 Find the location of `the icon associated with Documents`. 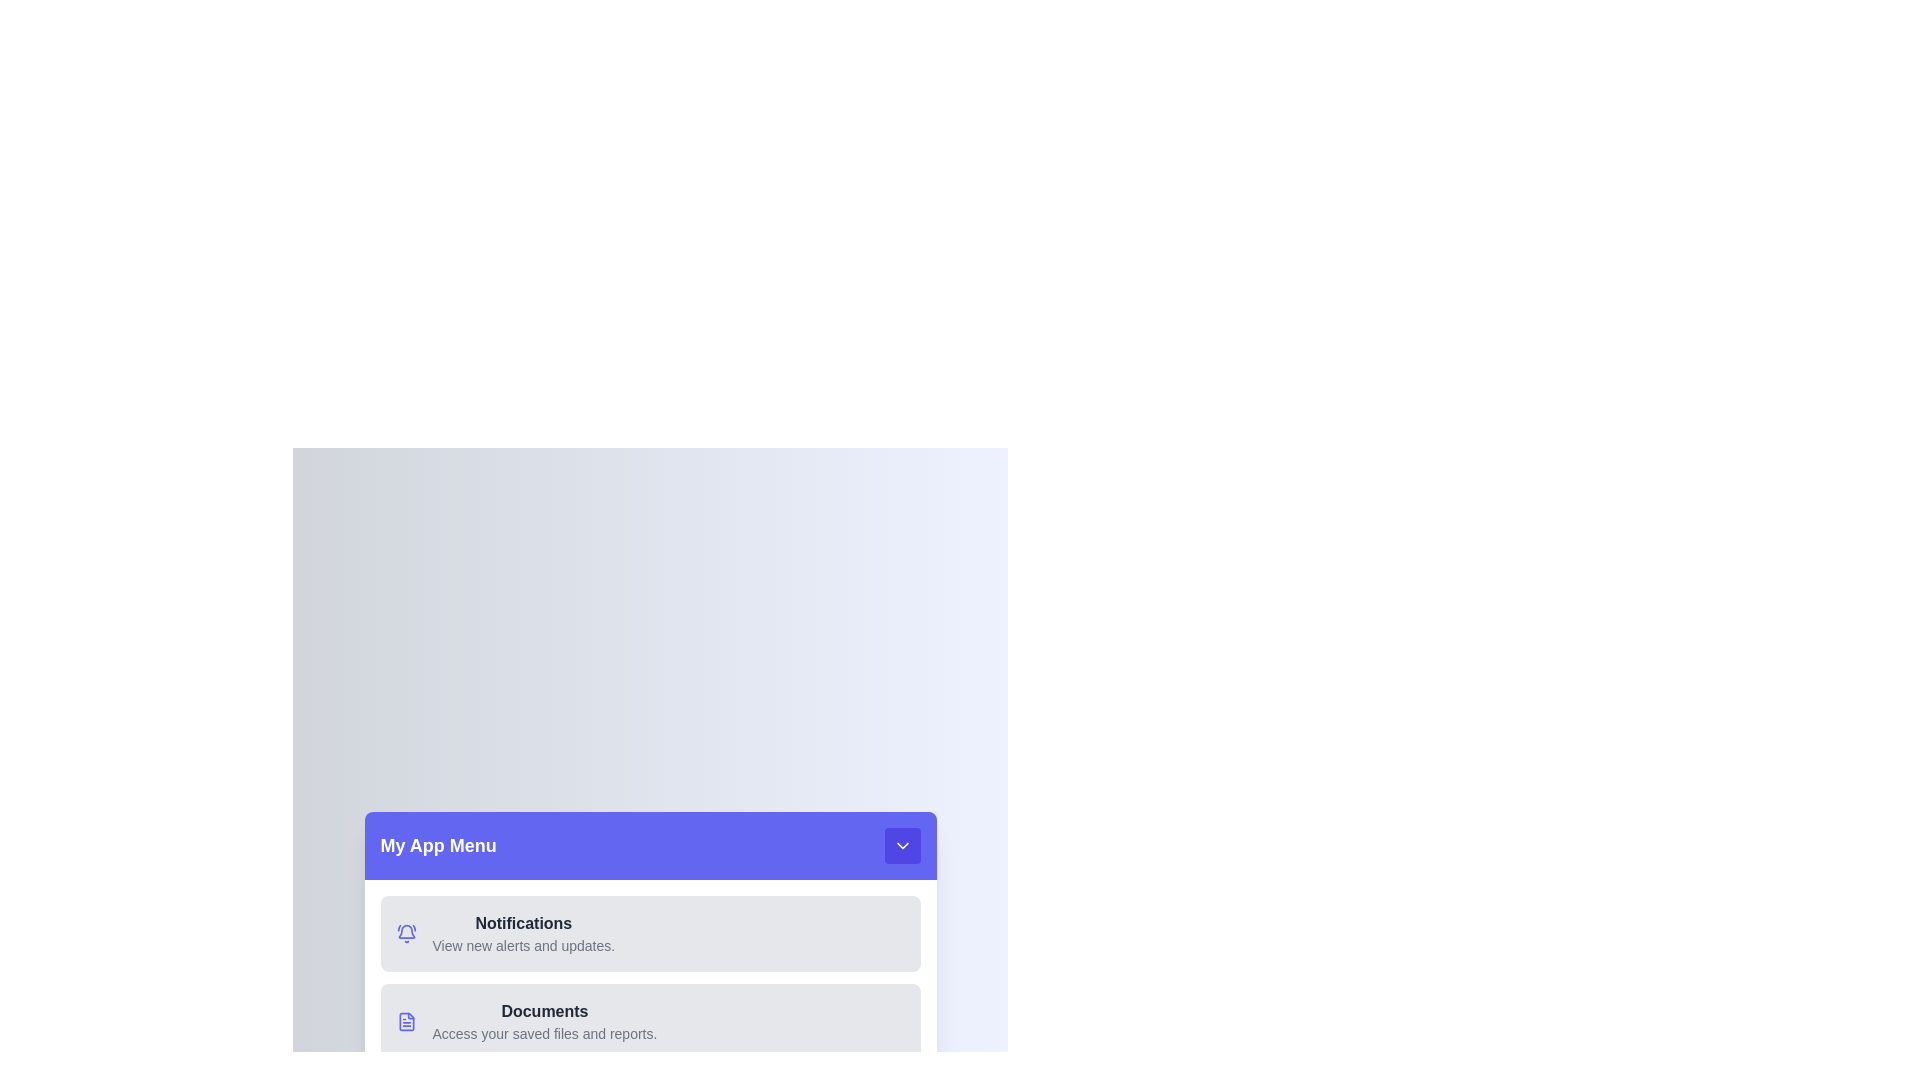

the icon associated with Documents is located at coordinates (405, 1022).